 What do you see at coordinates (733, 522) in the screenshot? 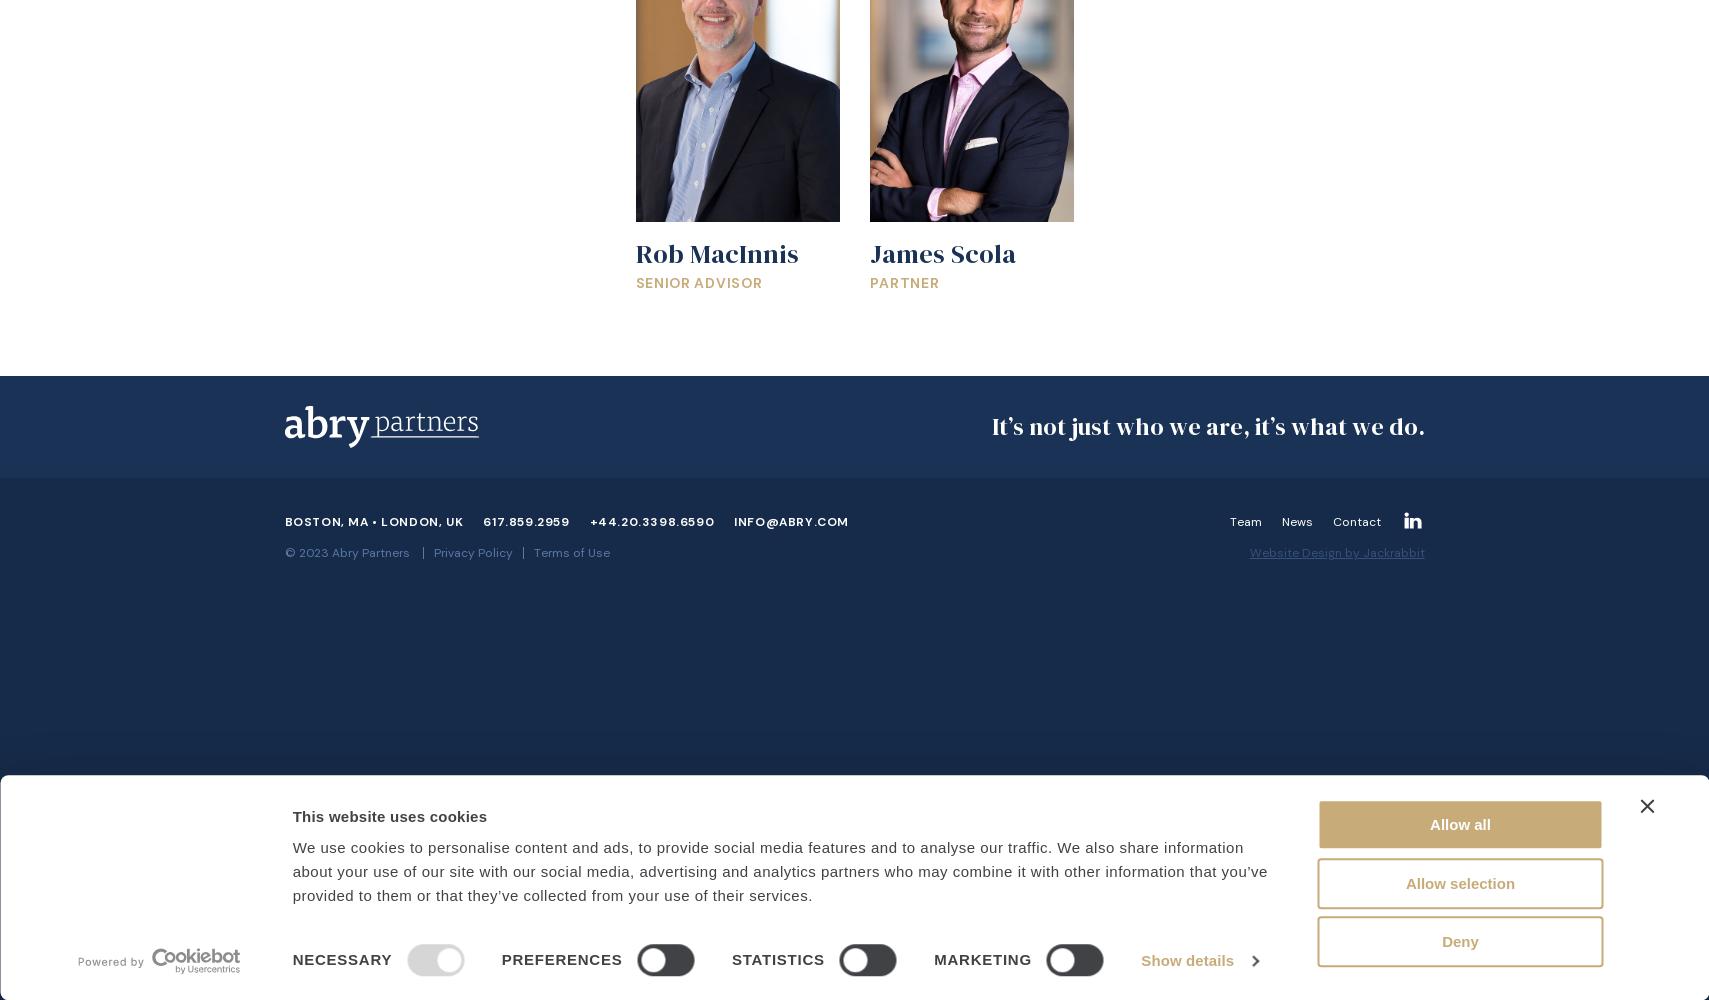
I see `'info@abry.com'` at bounding box center [733, 522].